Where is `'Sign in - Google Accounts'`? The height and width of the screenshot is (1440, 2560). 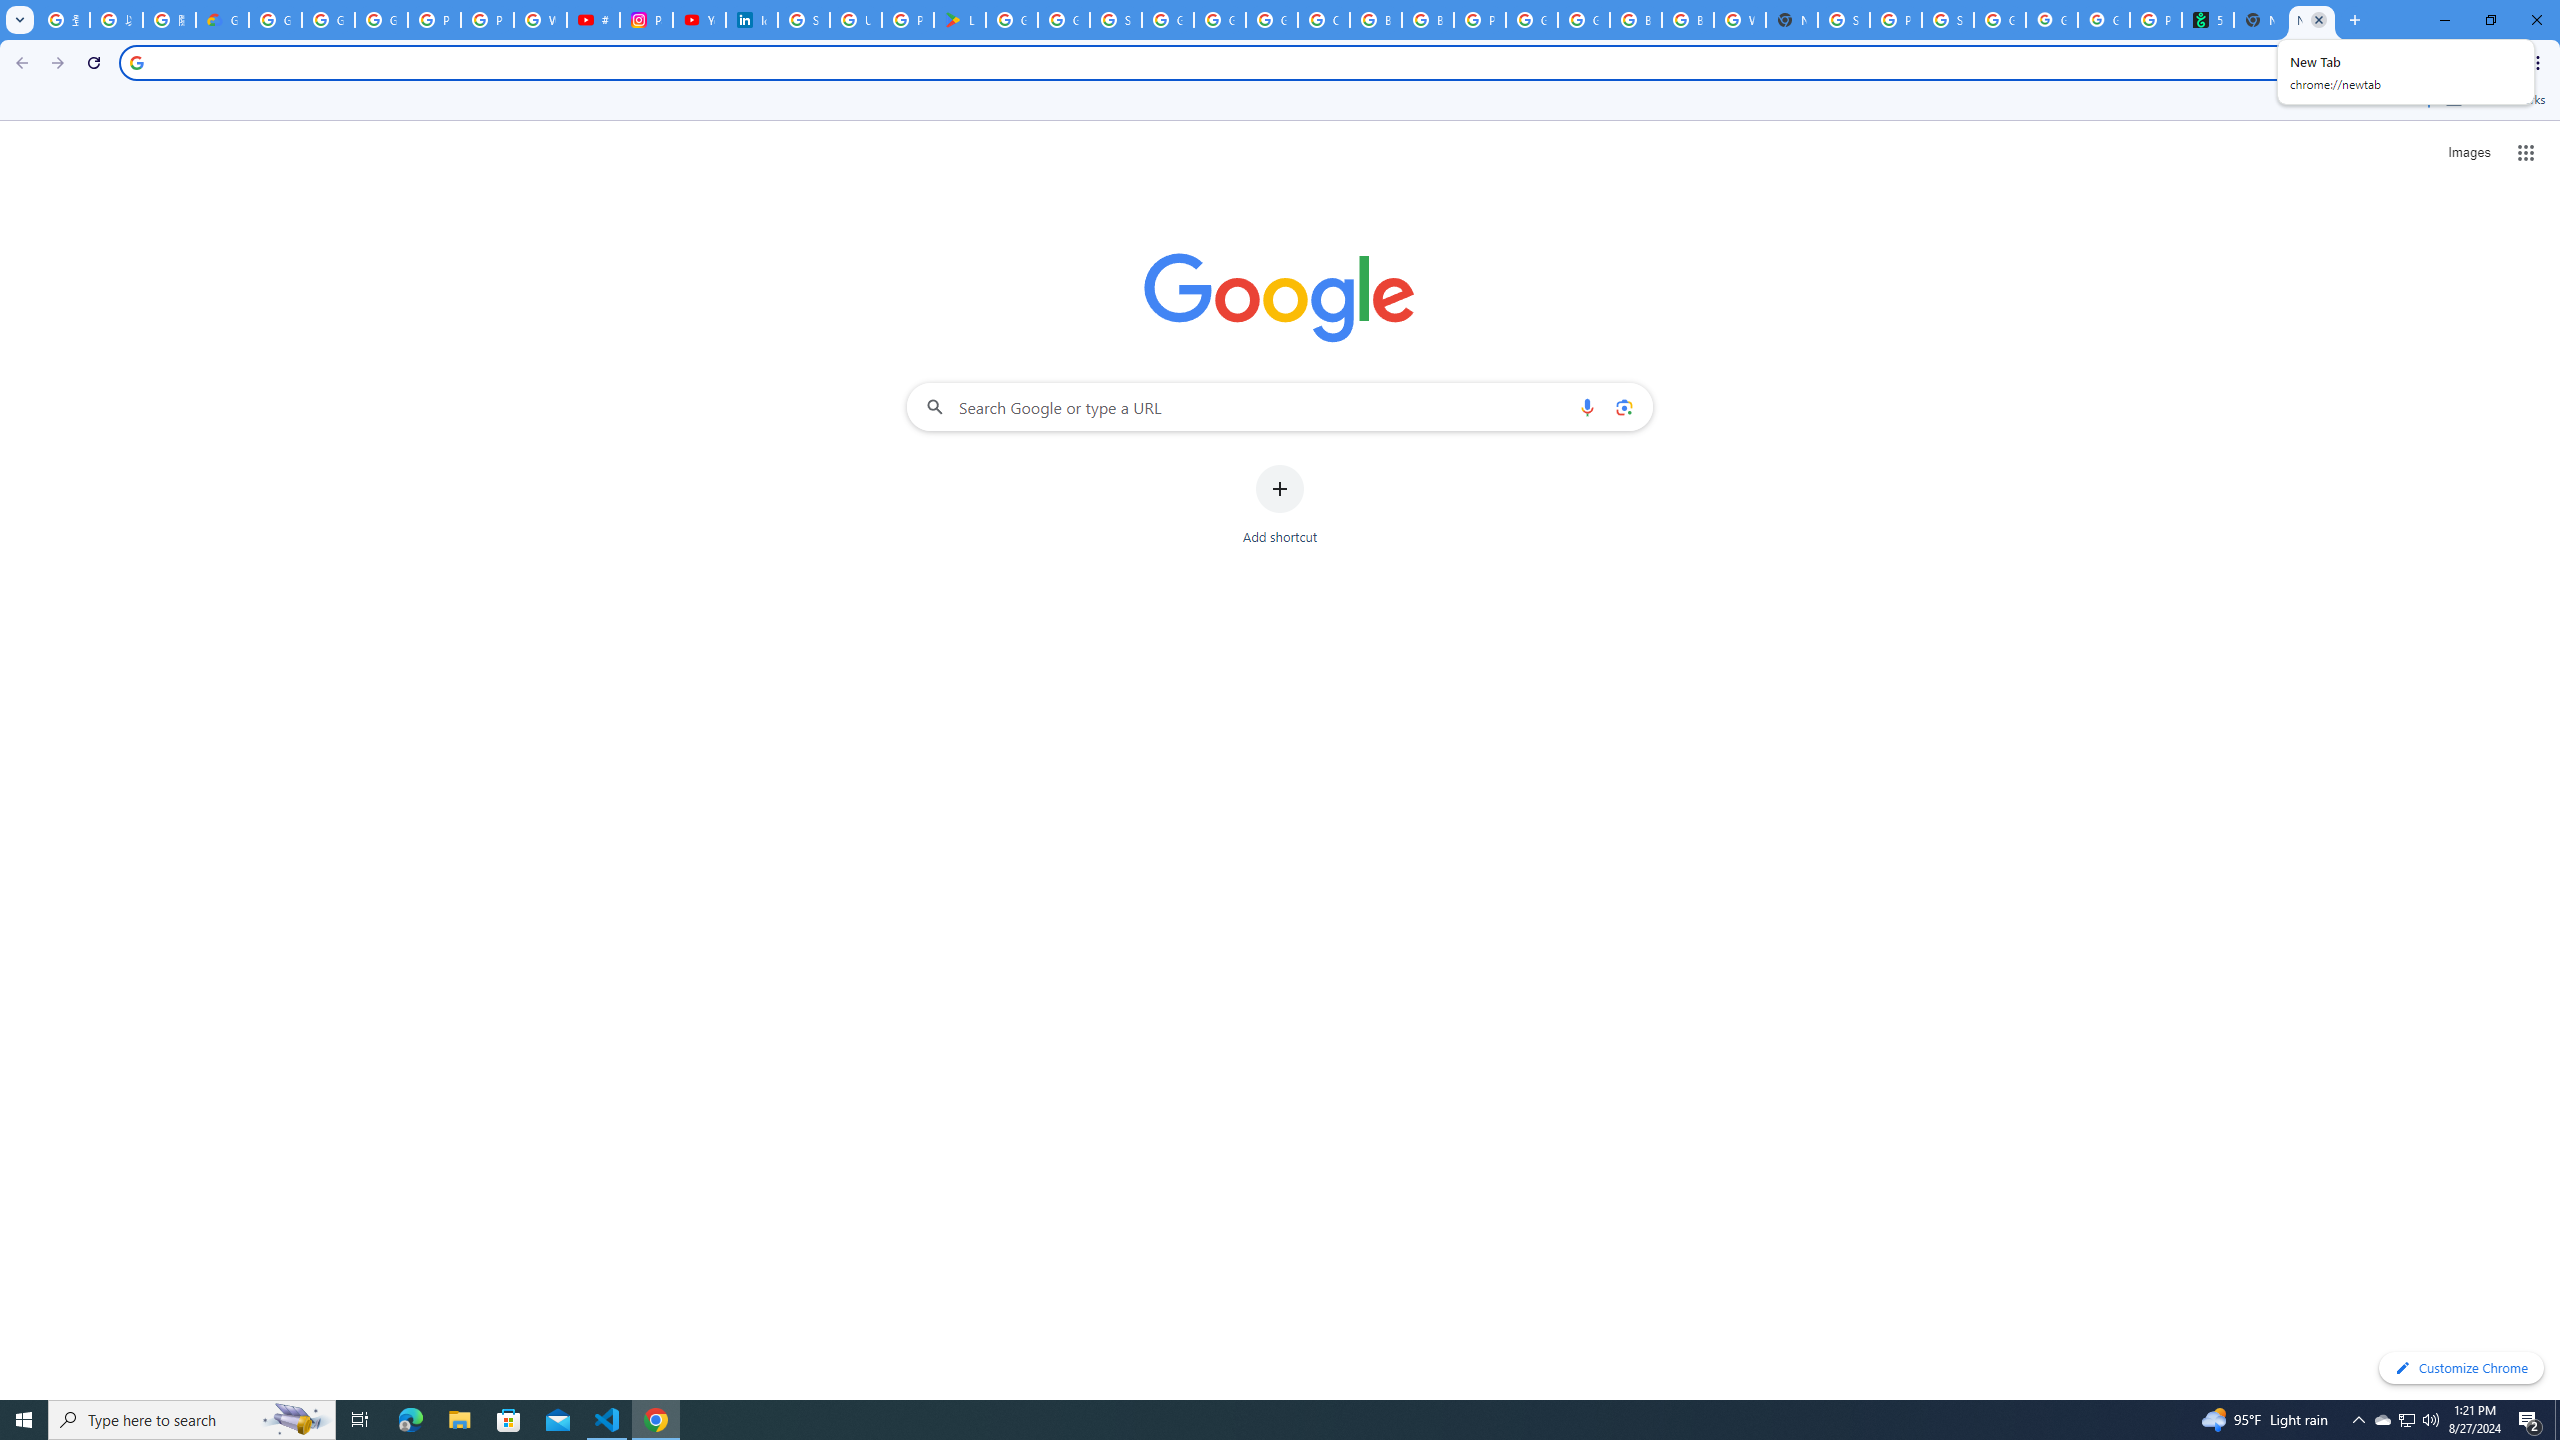 'Sign in - Google Accounts' is located at coordinates (1843, 19).